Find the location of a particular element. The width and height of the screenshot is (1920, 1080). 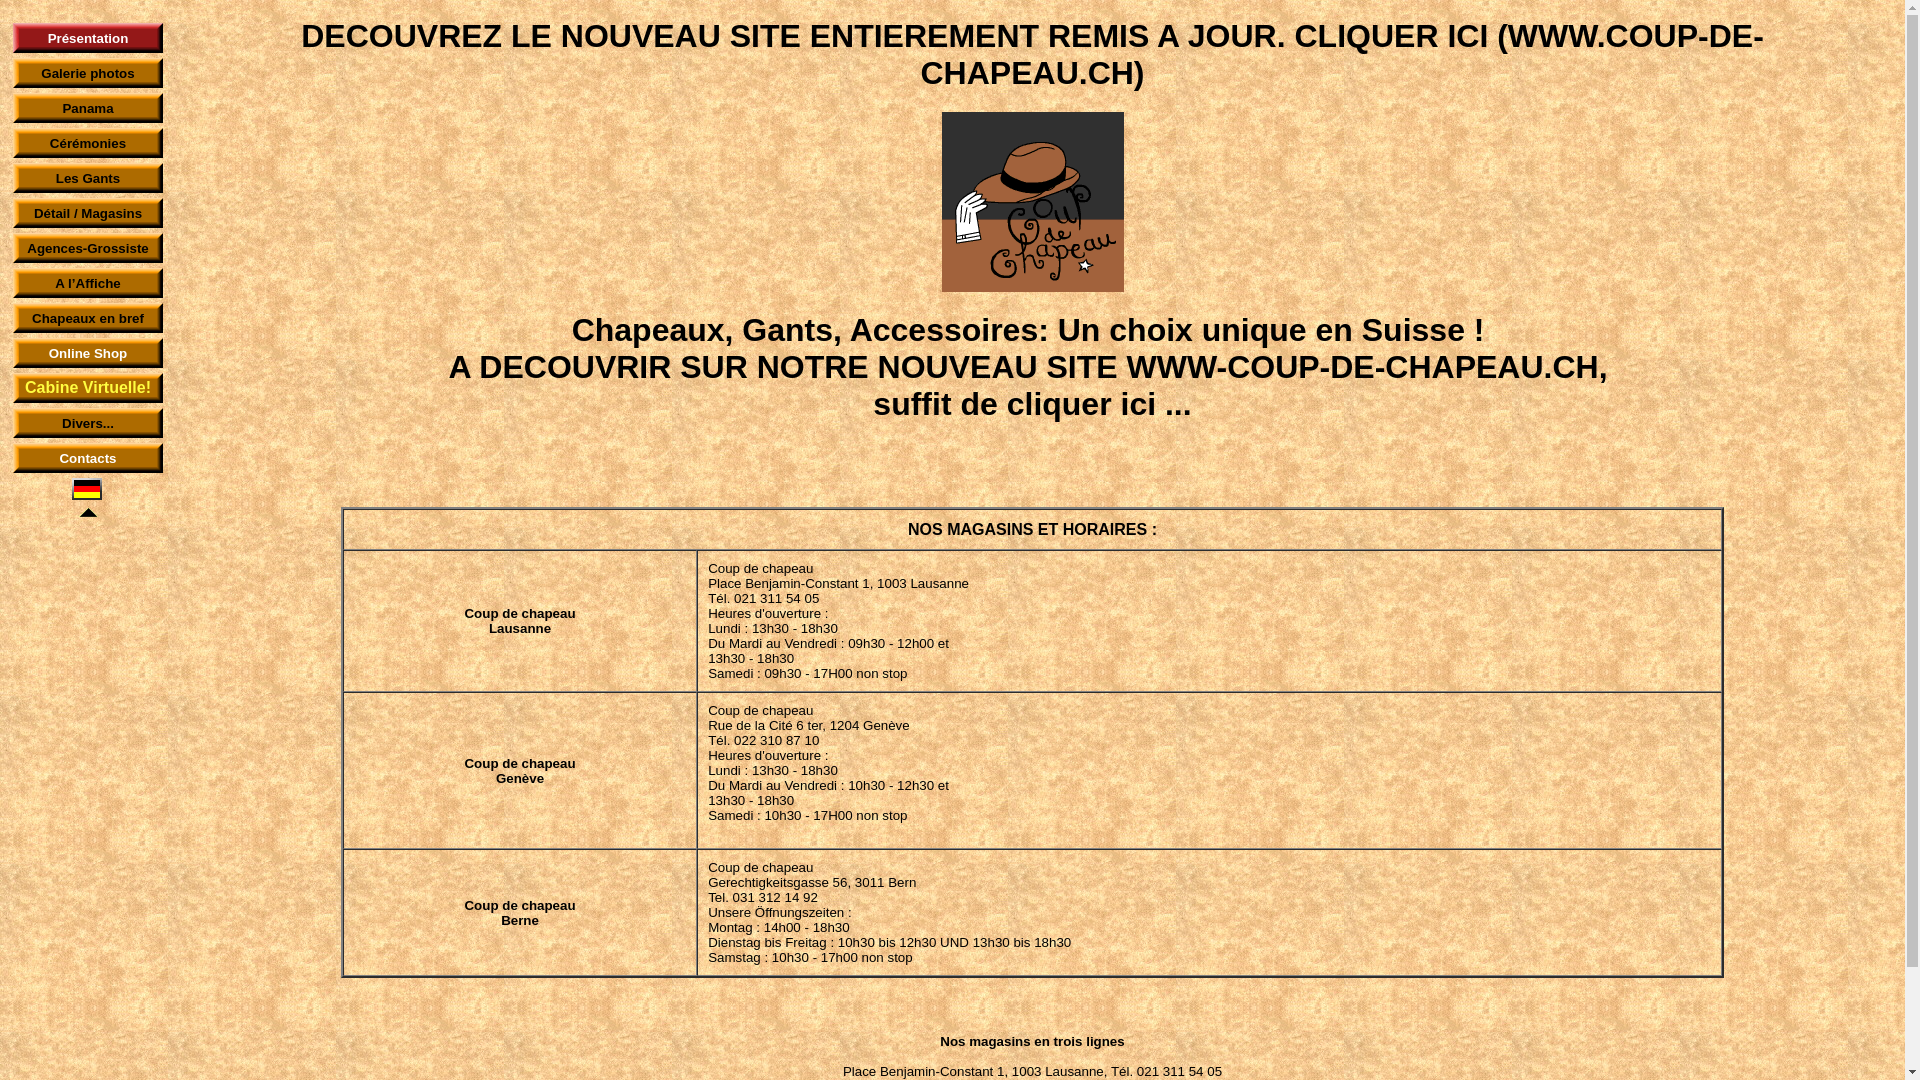

'Divers...' is located at coordinates (62, 422).